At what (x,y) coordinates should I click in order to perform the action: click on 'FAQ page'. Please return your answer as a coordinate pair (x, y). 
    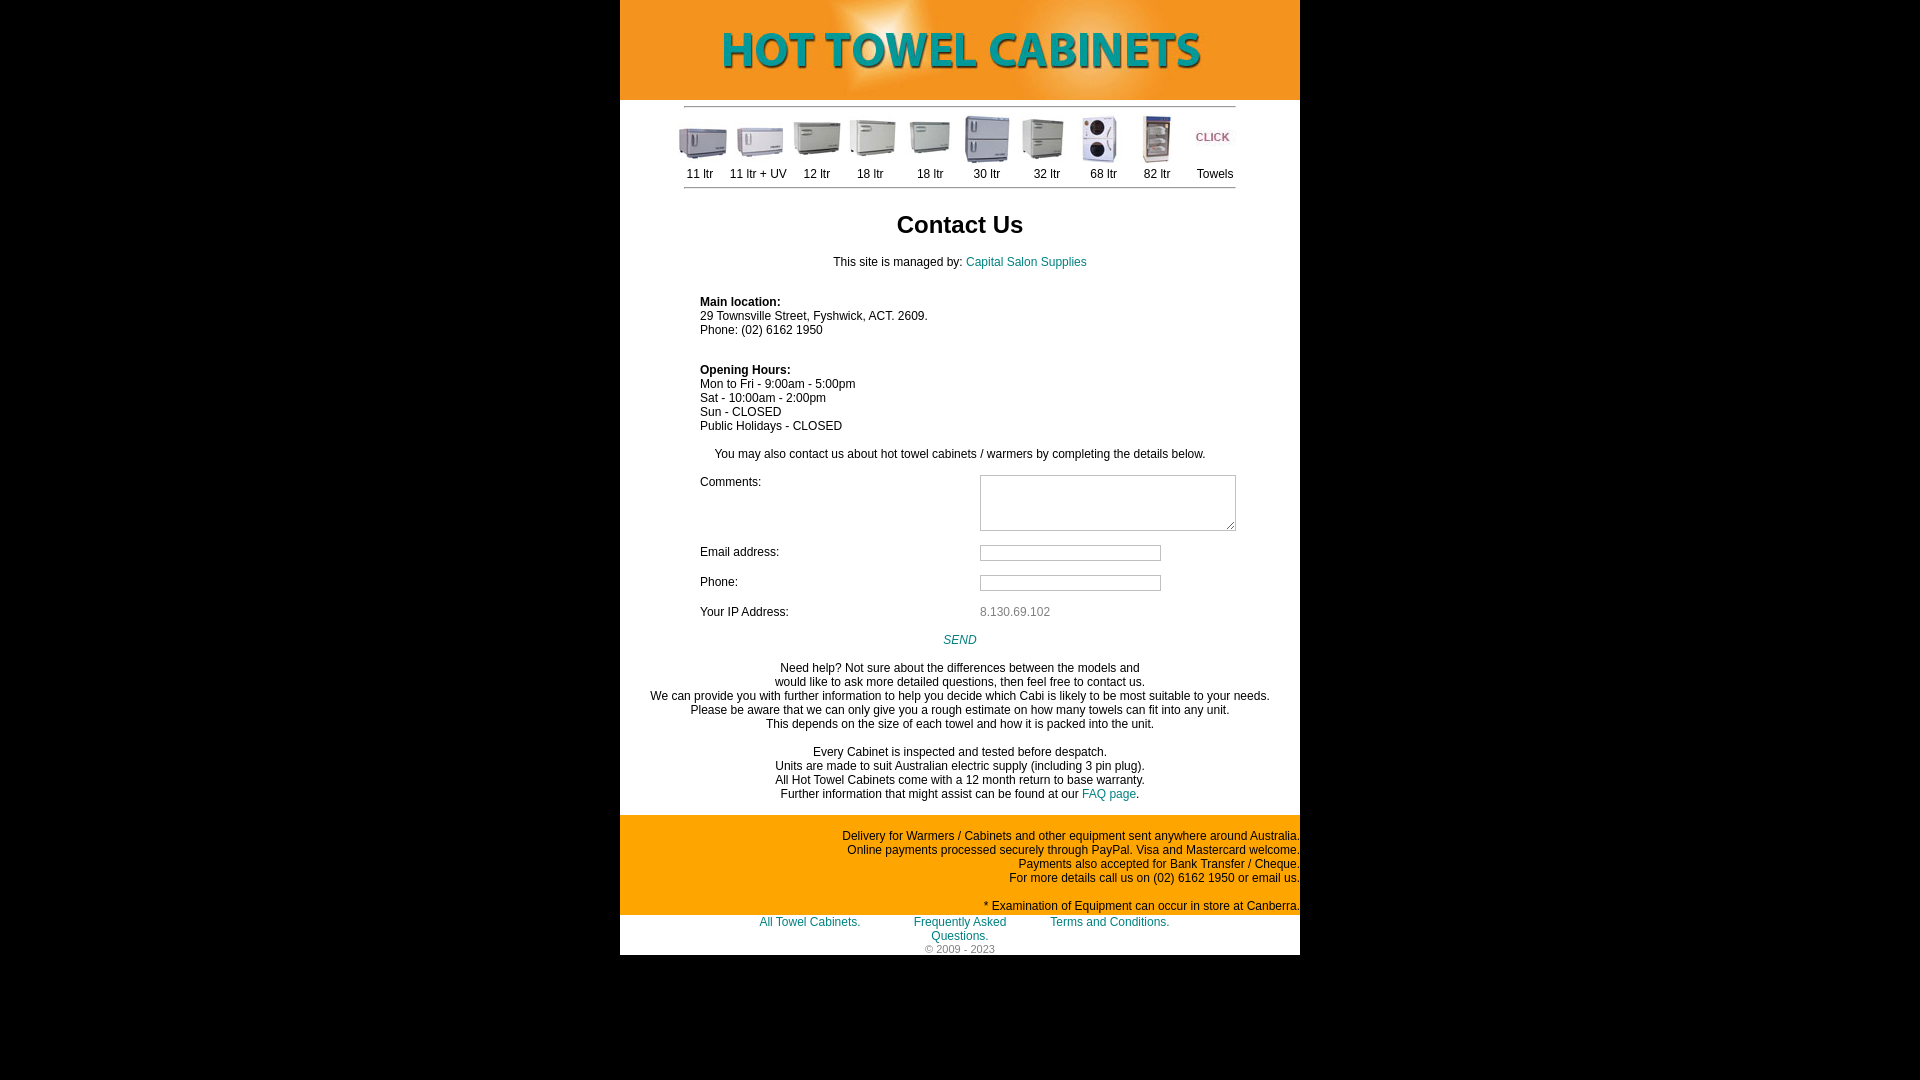
    Looking at the image, I should click on (1107, 793).